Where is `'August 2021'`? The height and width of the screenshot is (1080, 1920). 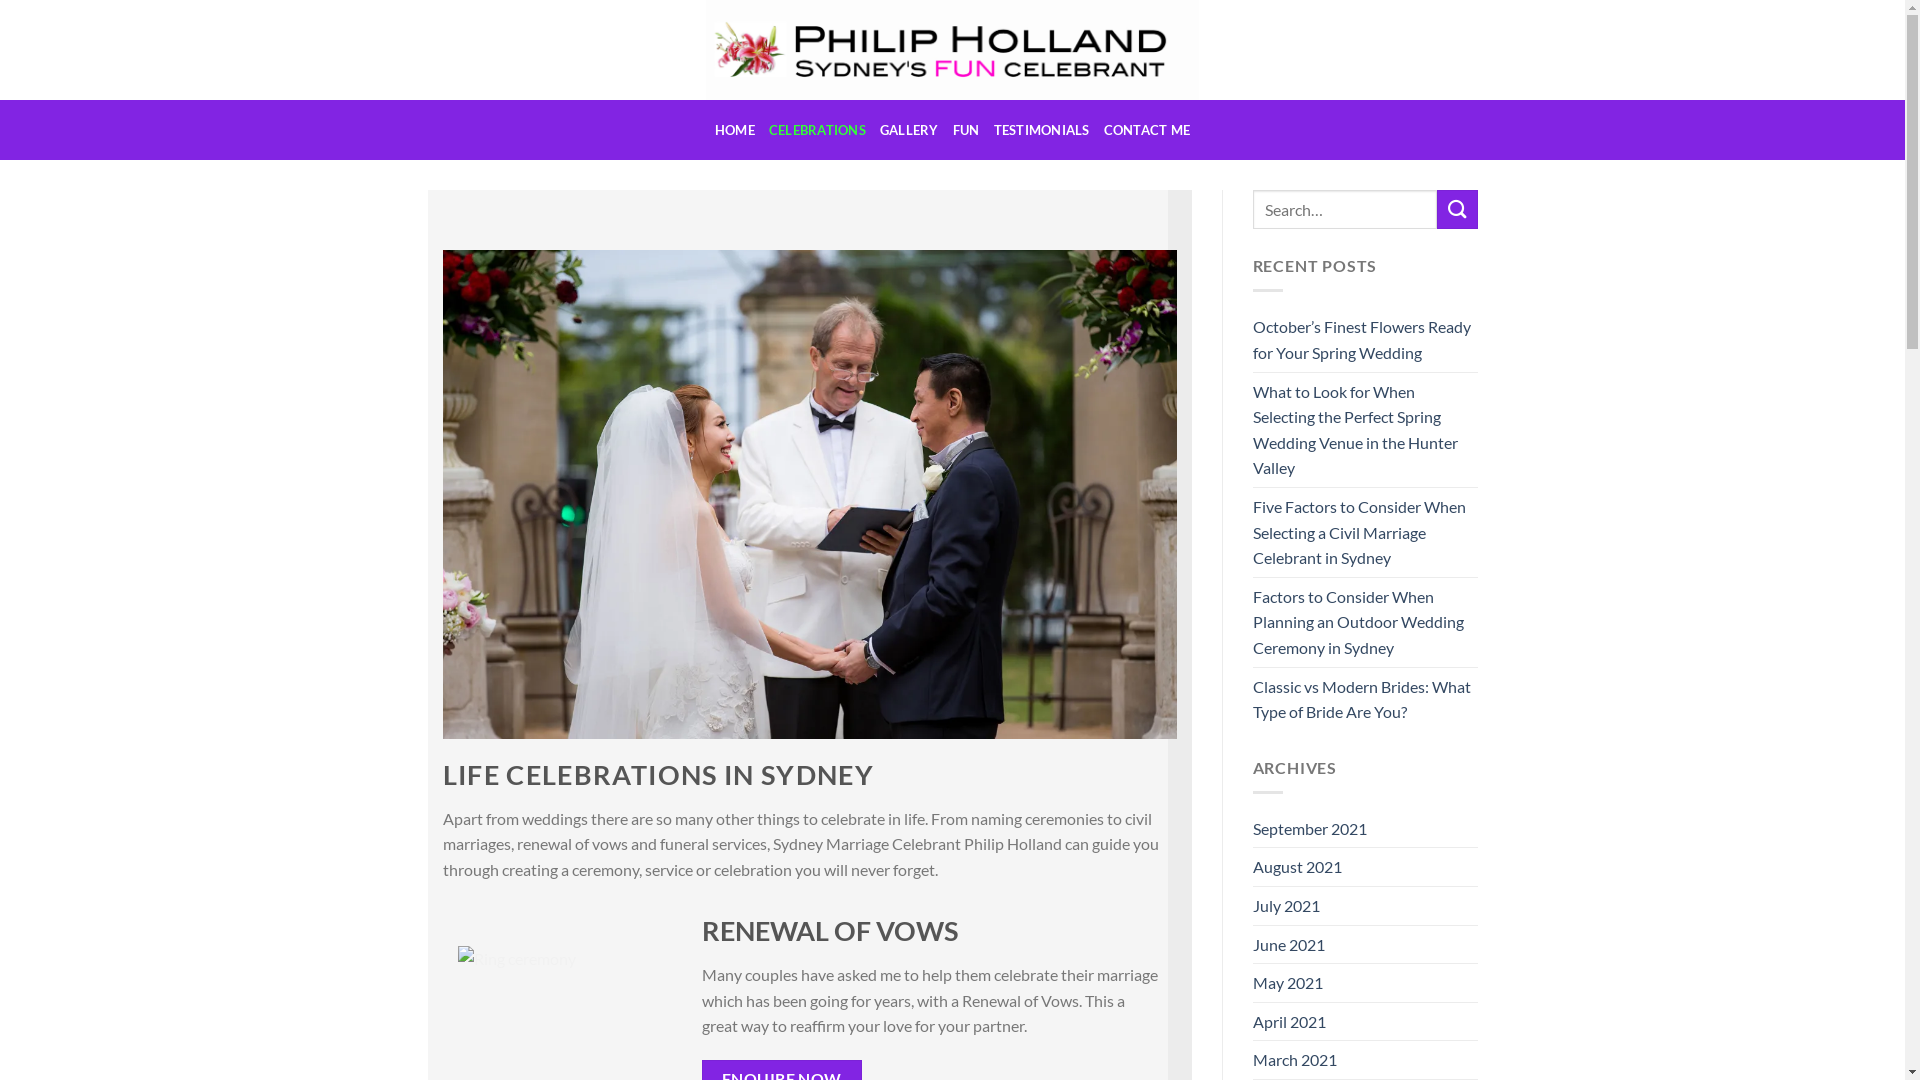 'August 2021' is located at coordinates (1296, 866).